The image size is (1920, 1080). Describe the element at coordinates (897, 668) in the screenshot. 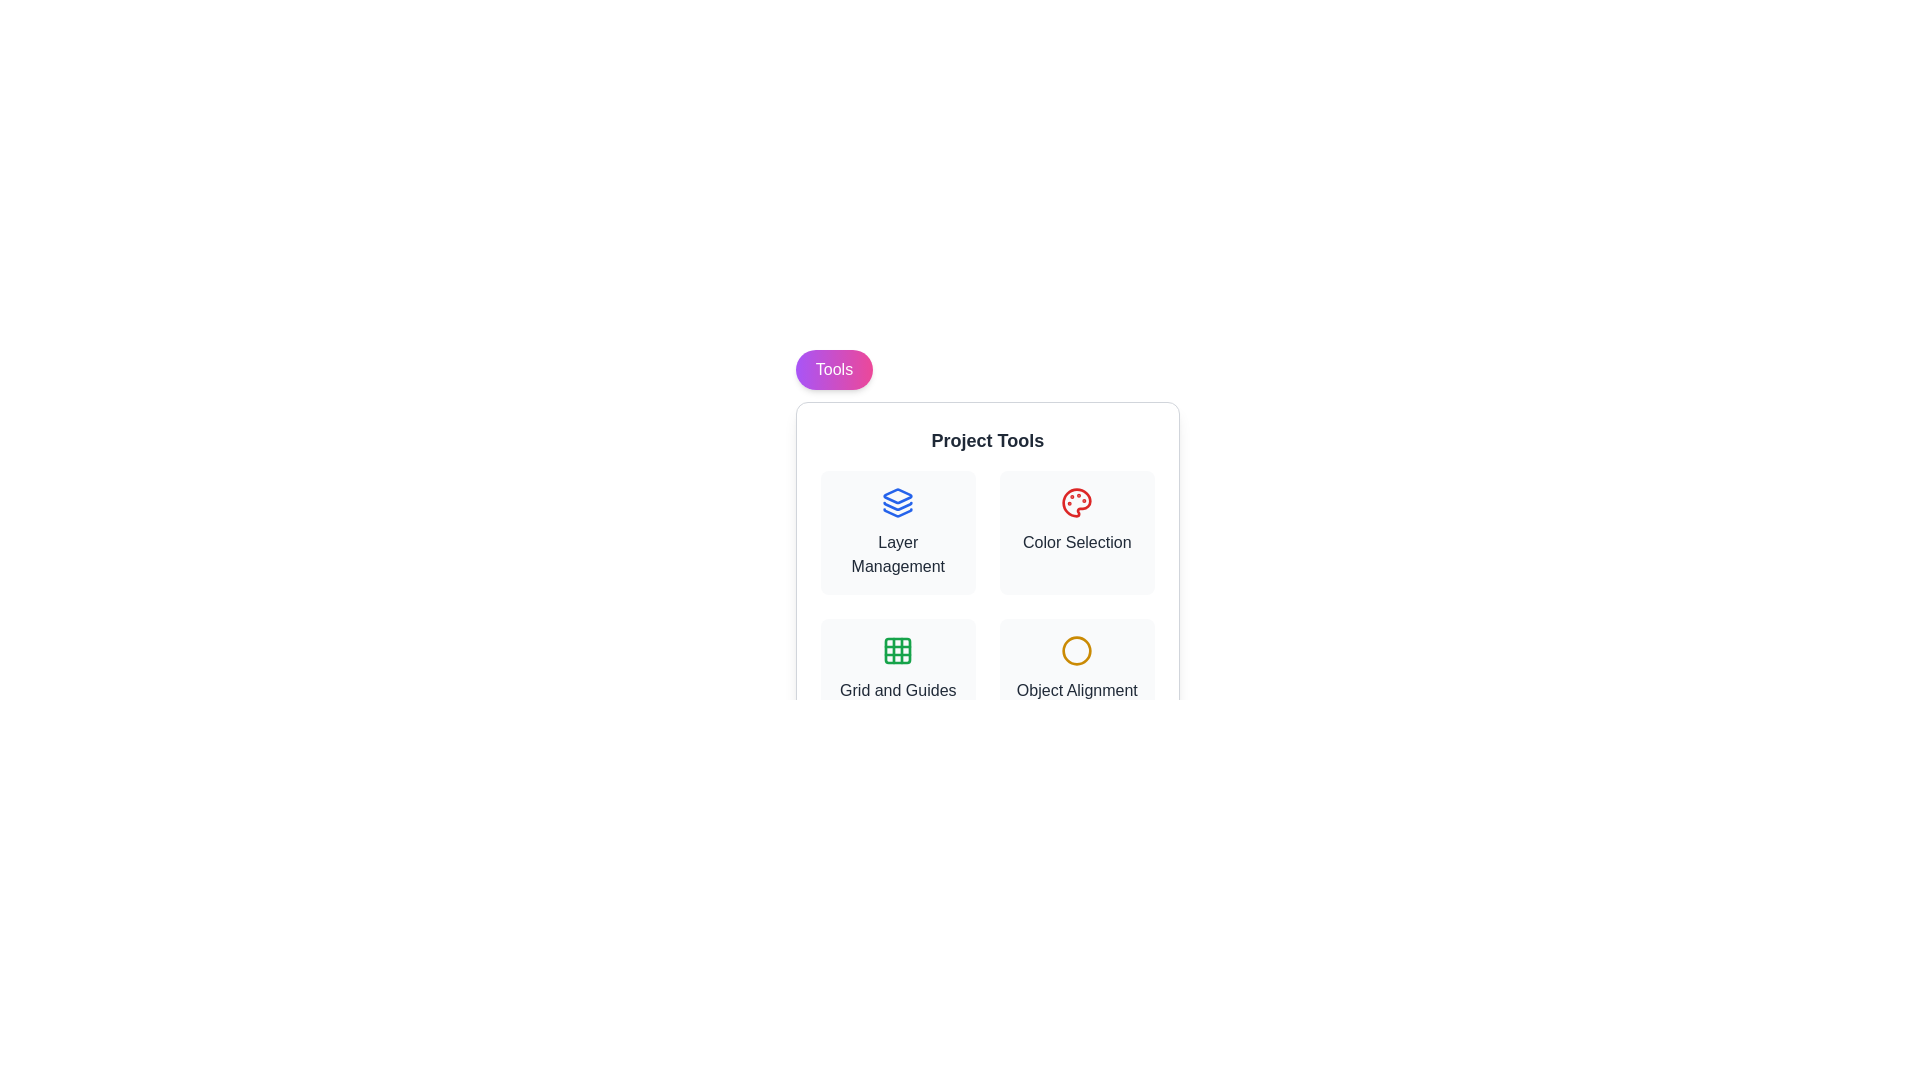

I see `the menu button for grid and guide management located in the lower-left quadrant, below 'Layer Management' and to the left of 'Object Alignment'` at that location.